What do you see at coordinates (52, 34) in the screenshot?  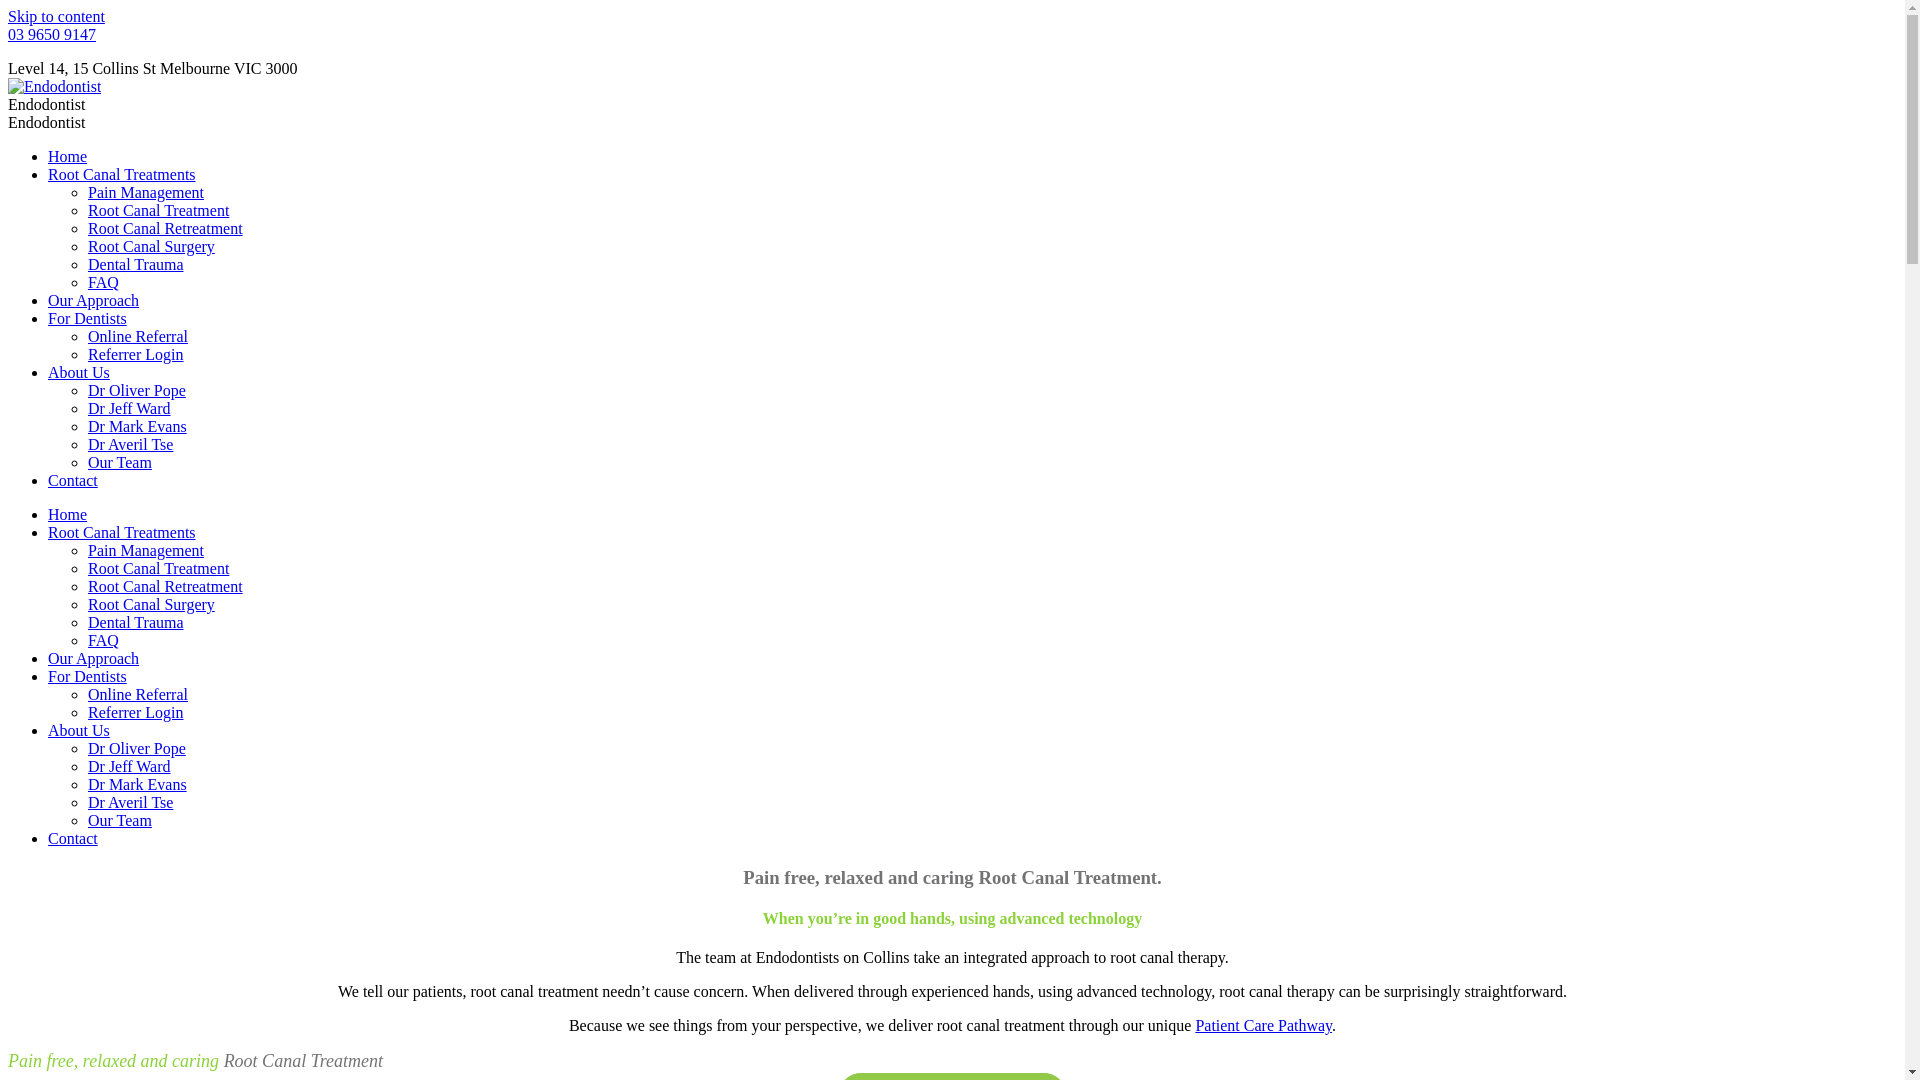 I see `'03 9650 9147'` at bounding box center [52, 34].